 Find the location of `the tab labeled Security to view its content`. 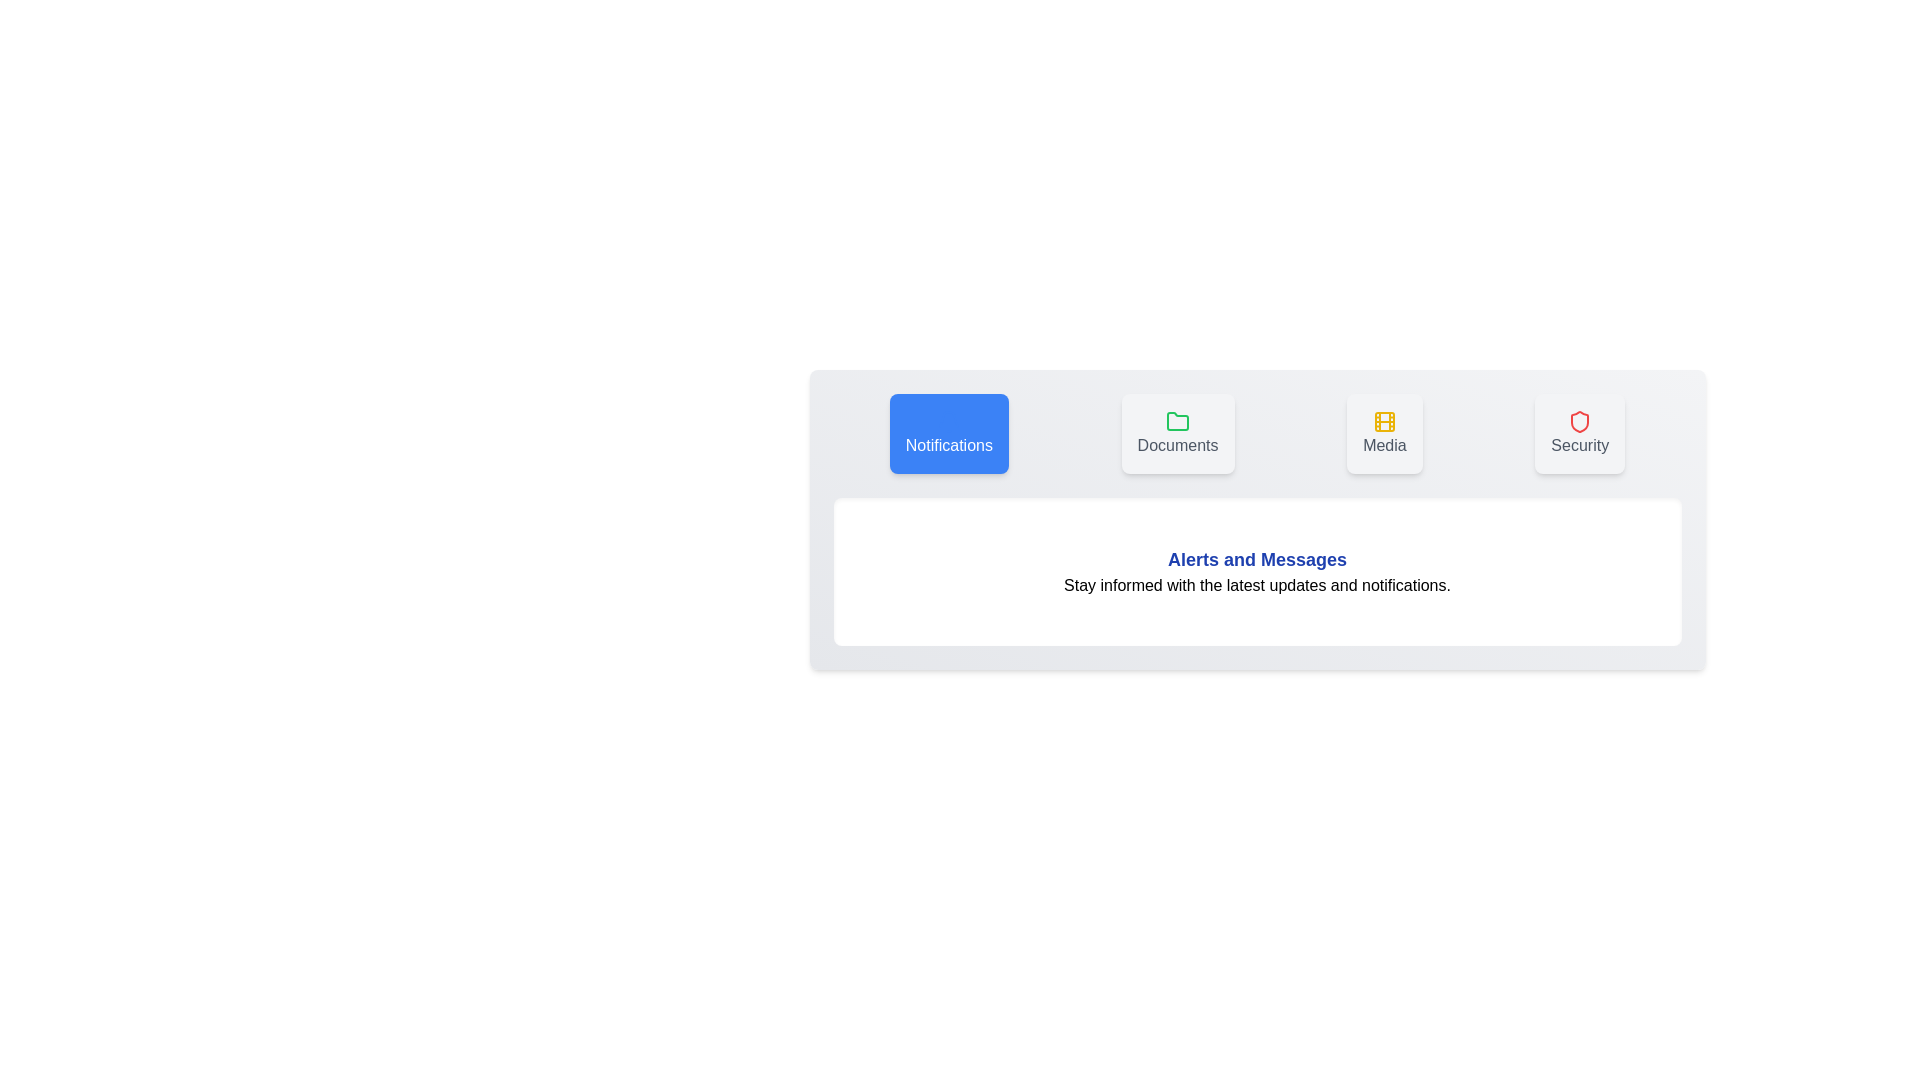

the tab labeled Security to view its content is located at coordinates (1579, 433).